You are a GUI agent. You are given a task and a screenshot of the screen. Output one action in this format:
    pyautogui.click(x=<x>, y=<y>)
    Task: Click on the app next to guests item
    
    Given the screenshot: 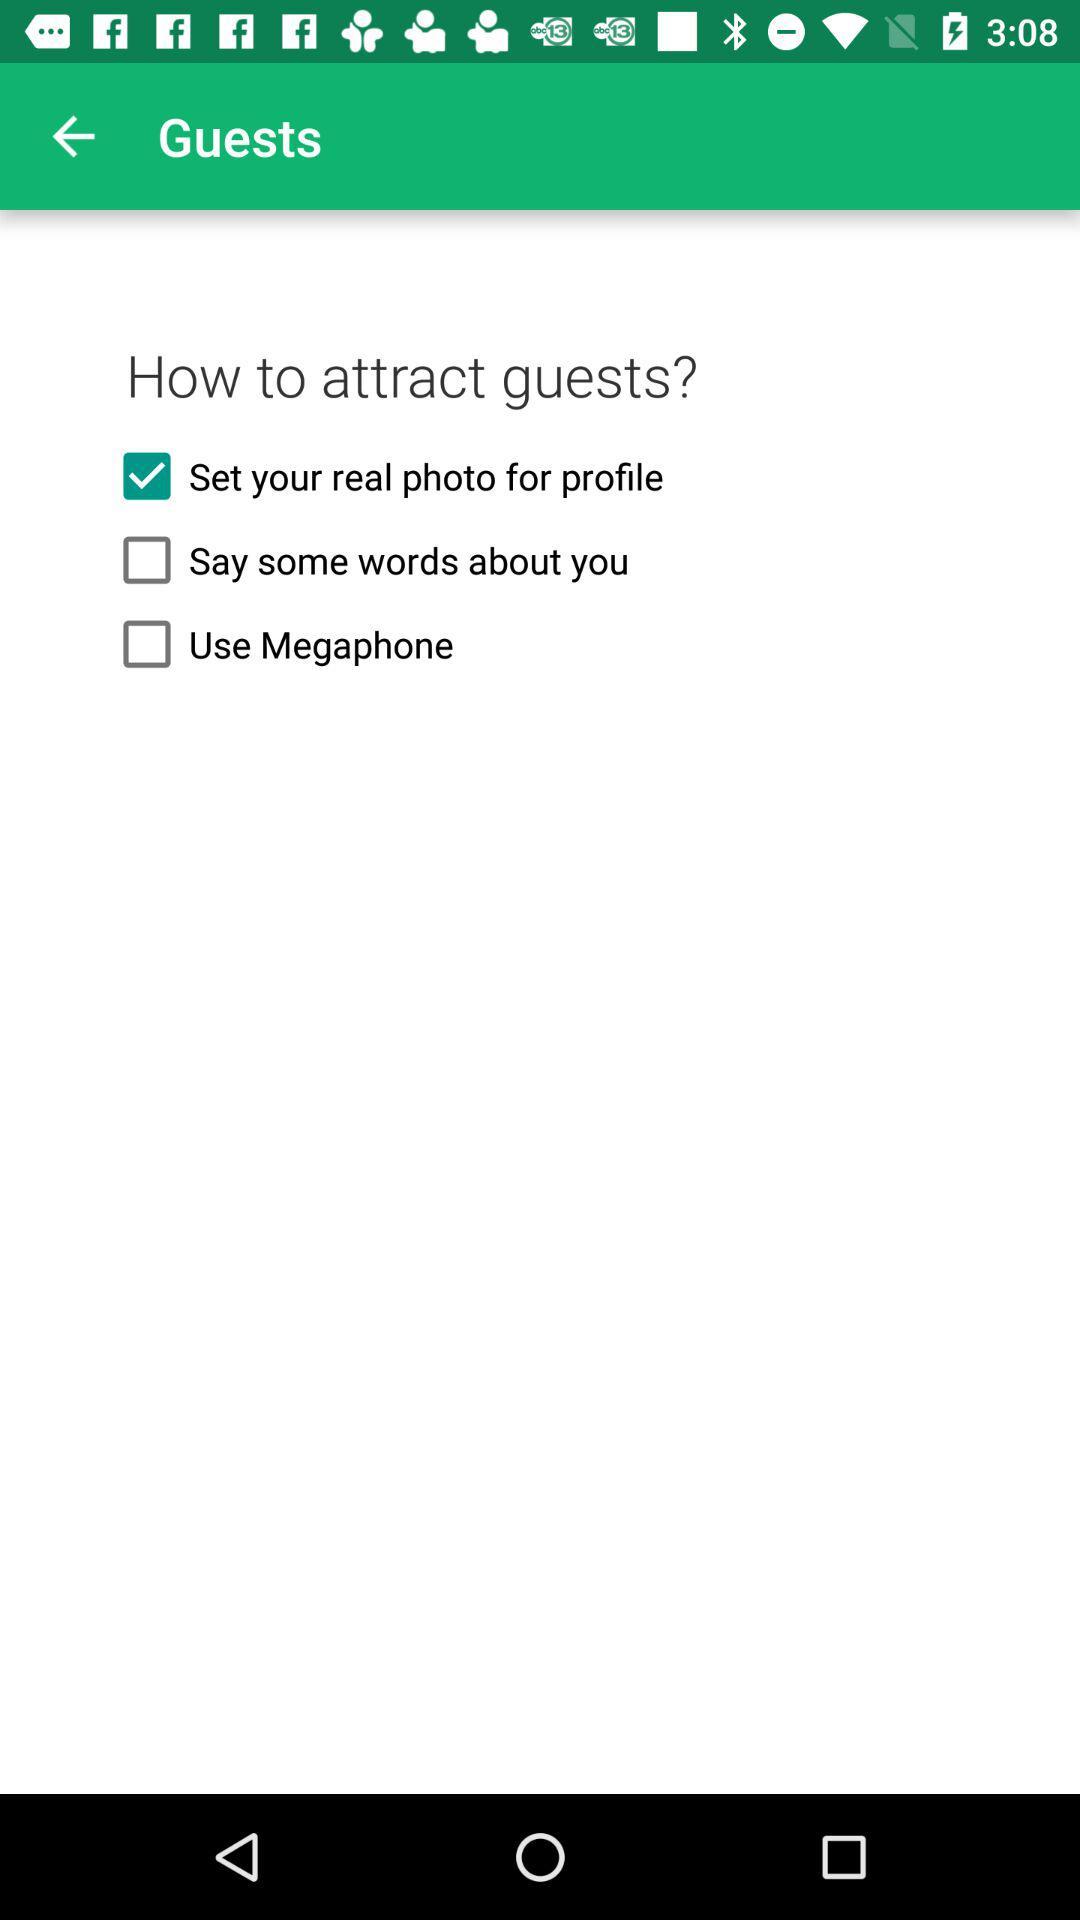 What is the action you would take?
    pyautogui.click(x=72, y=135)
    